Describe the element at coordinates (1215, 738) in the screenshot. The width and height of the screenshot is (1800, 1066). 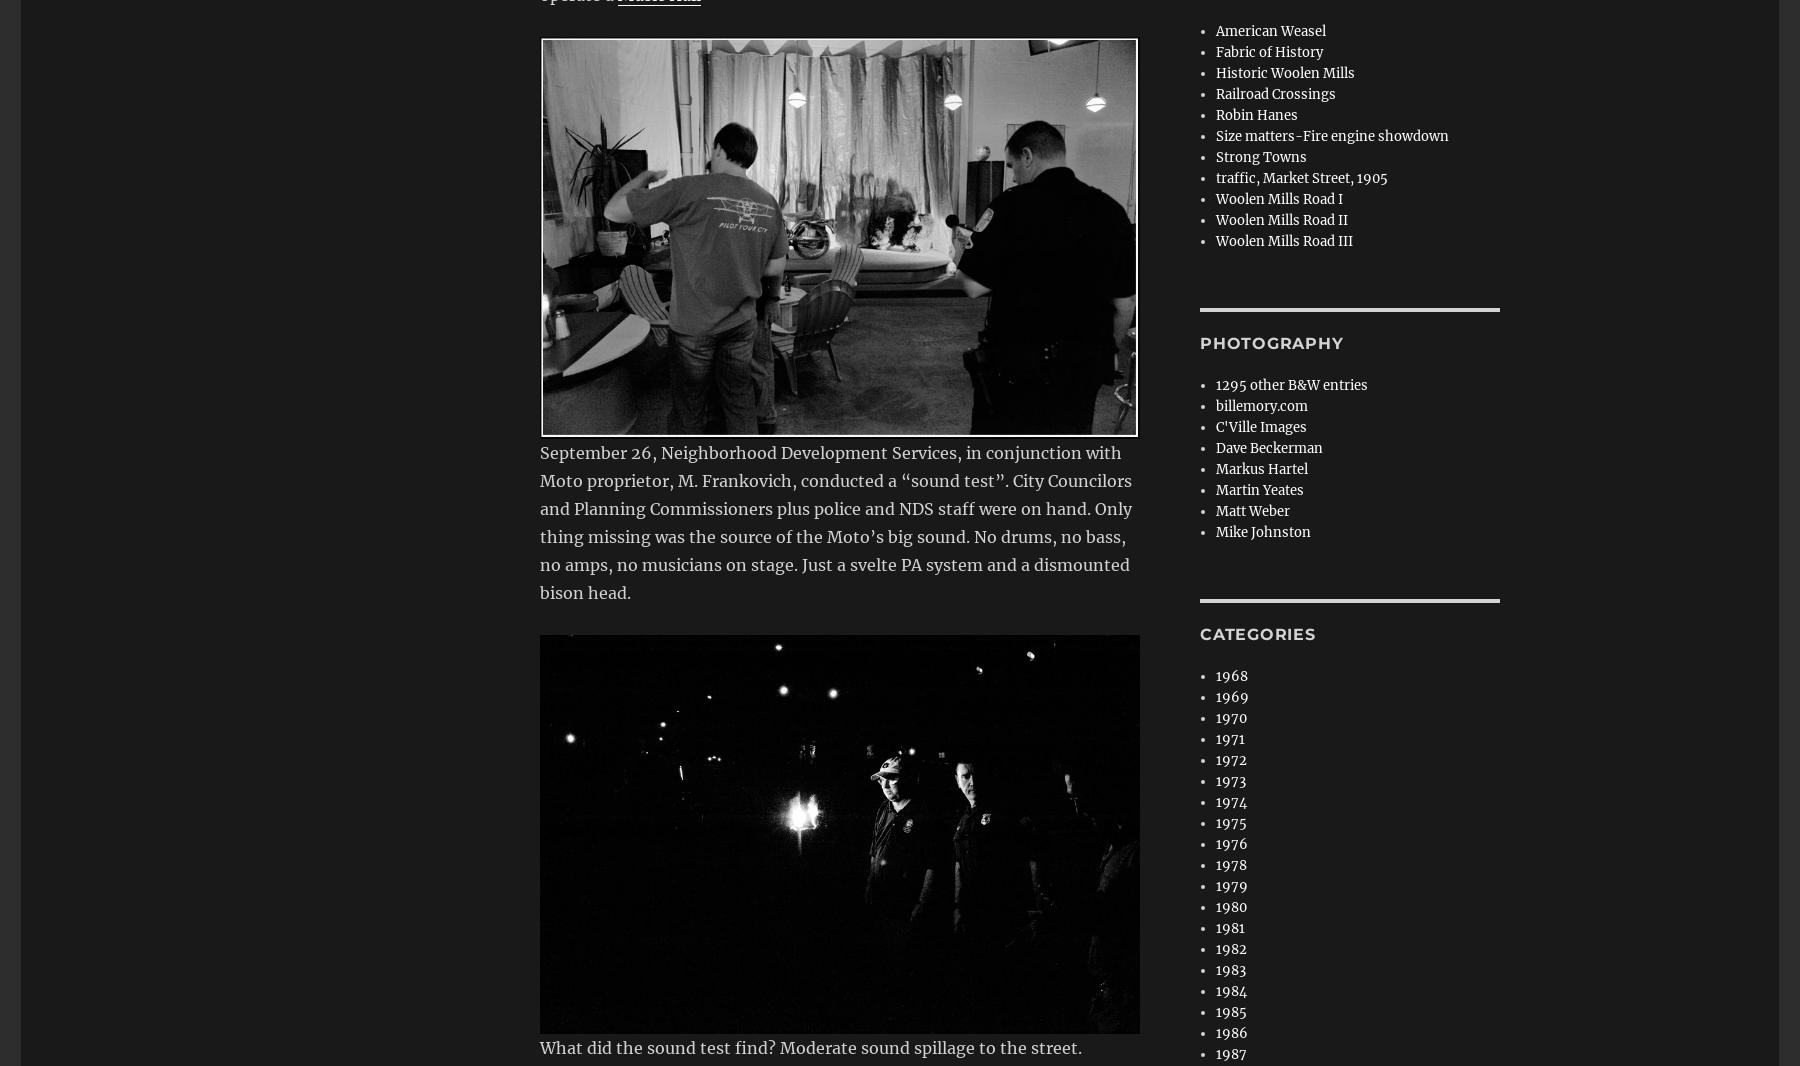
I see `'1971'` at that location.